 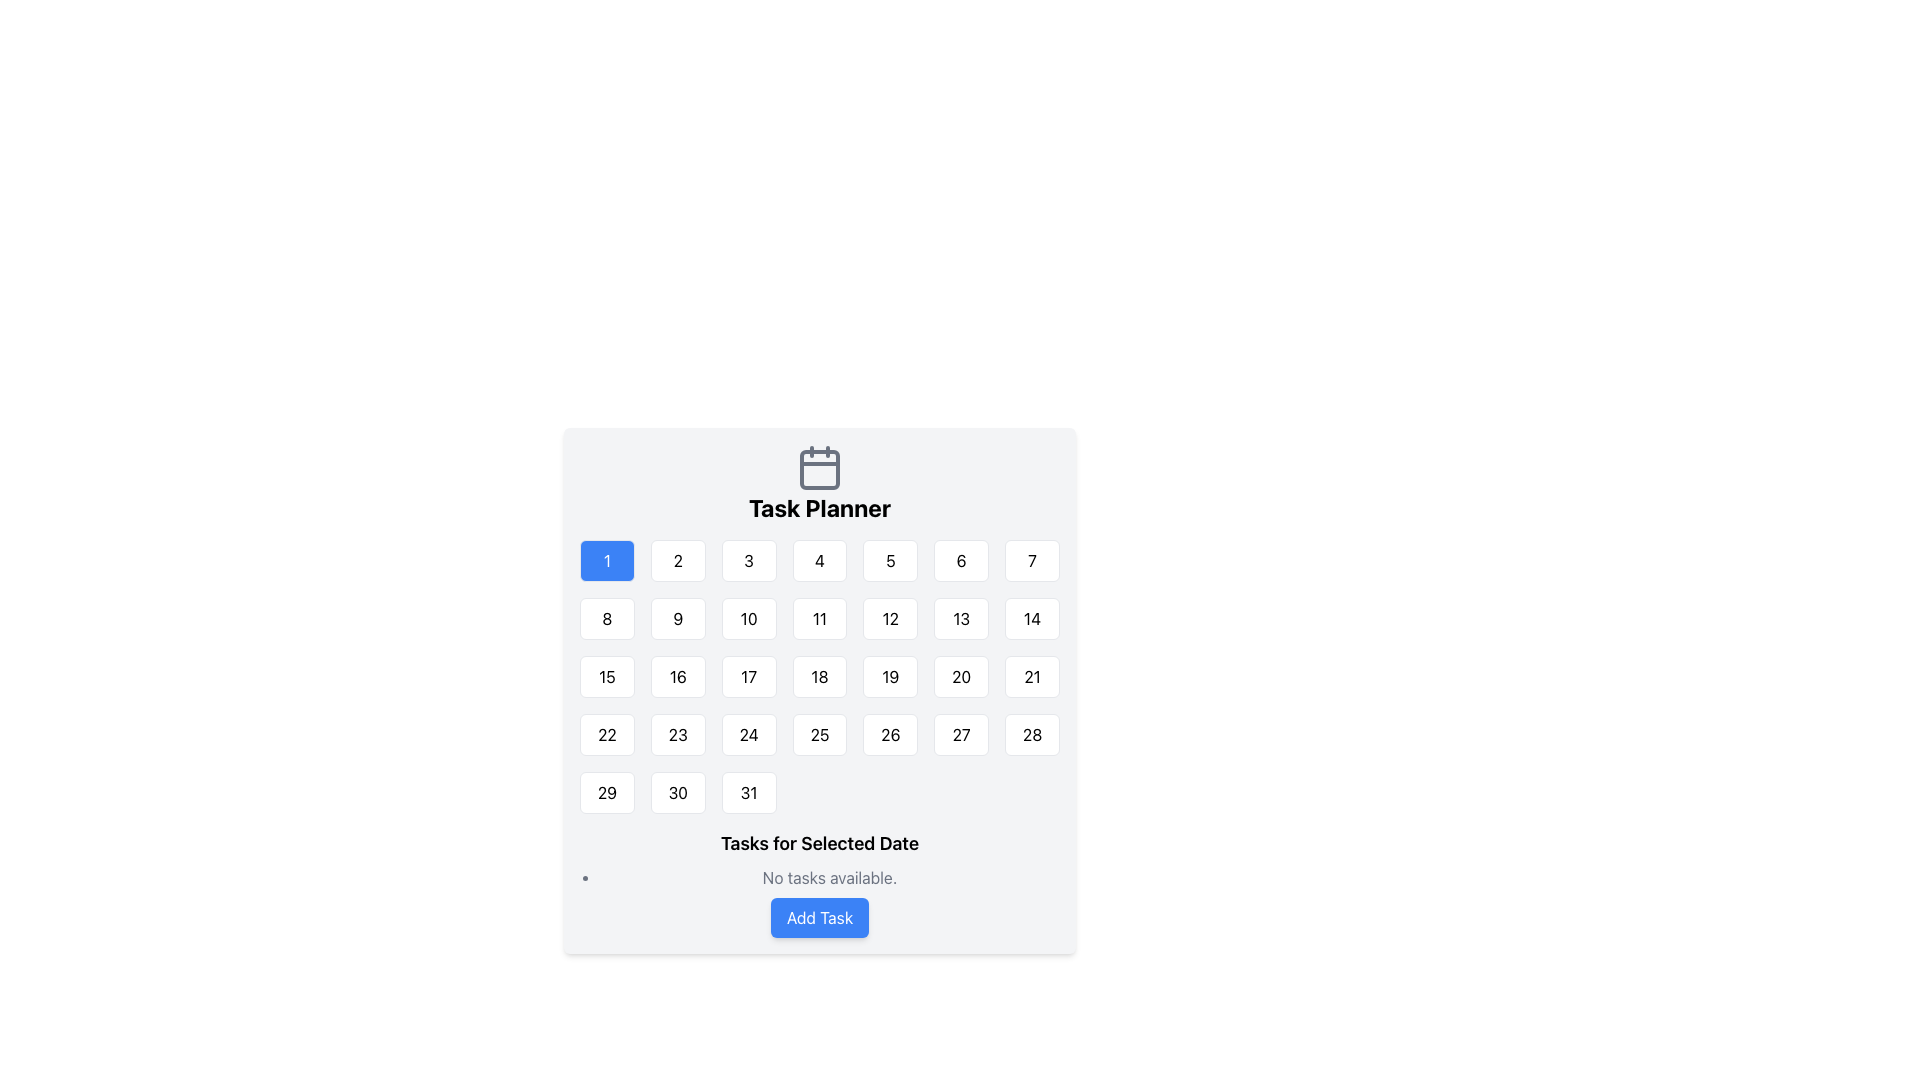 I want to click on the day selector button for the 11th day of the month, so click(x=820, y=617).